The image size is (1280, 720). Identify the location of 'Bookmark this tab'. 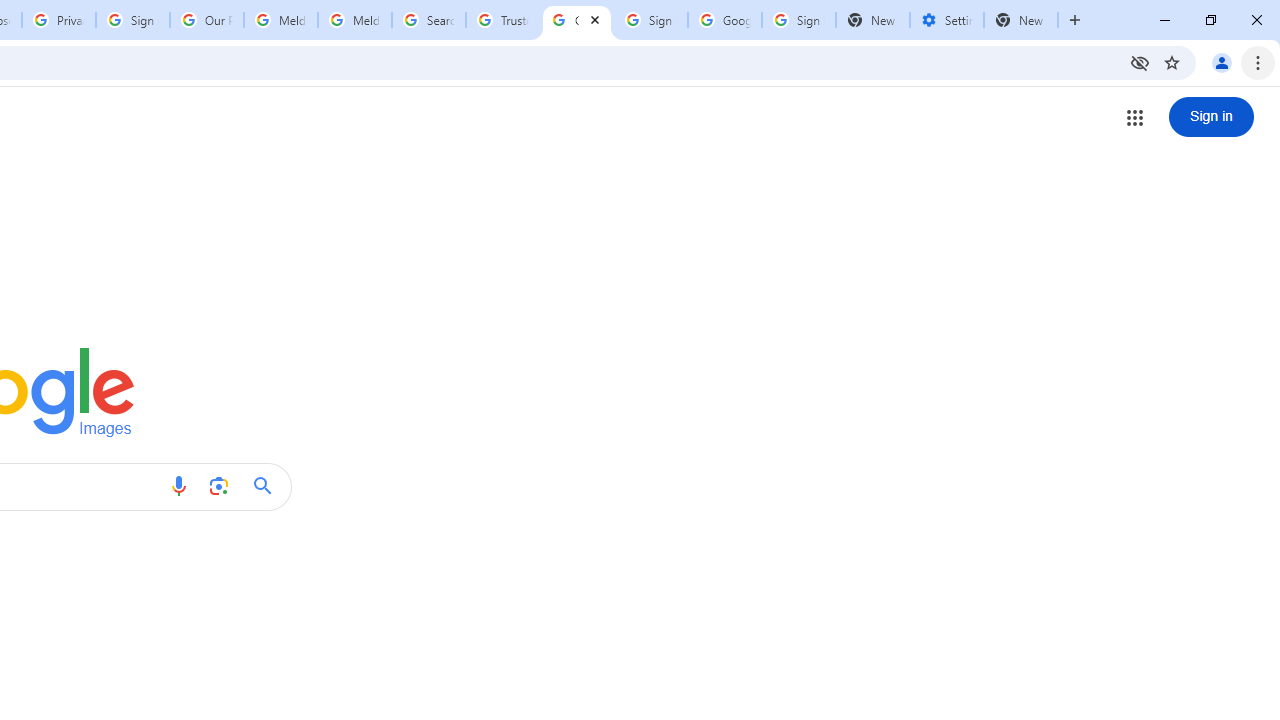
(1171, 61).